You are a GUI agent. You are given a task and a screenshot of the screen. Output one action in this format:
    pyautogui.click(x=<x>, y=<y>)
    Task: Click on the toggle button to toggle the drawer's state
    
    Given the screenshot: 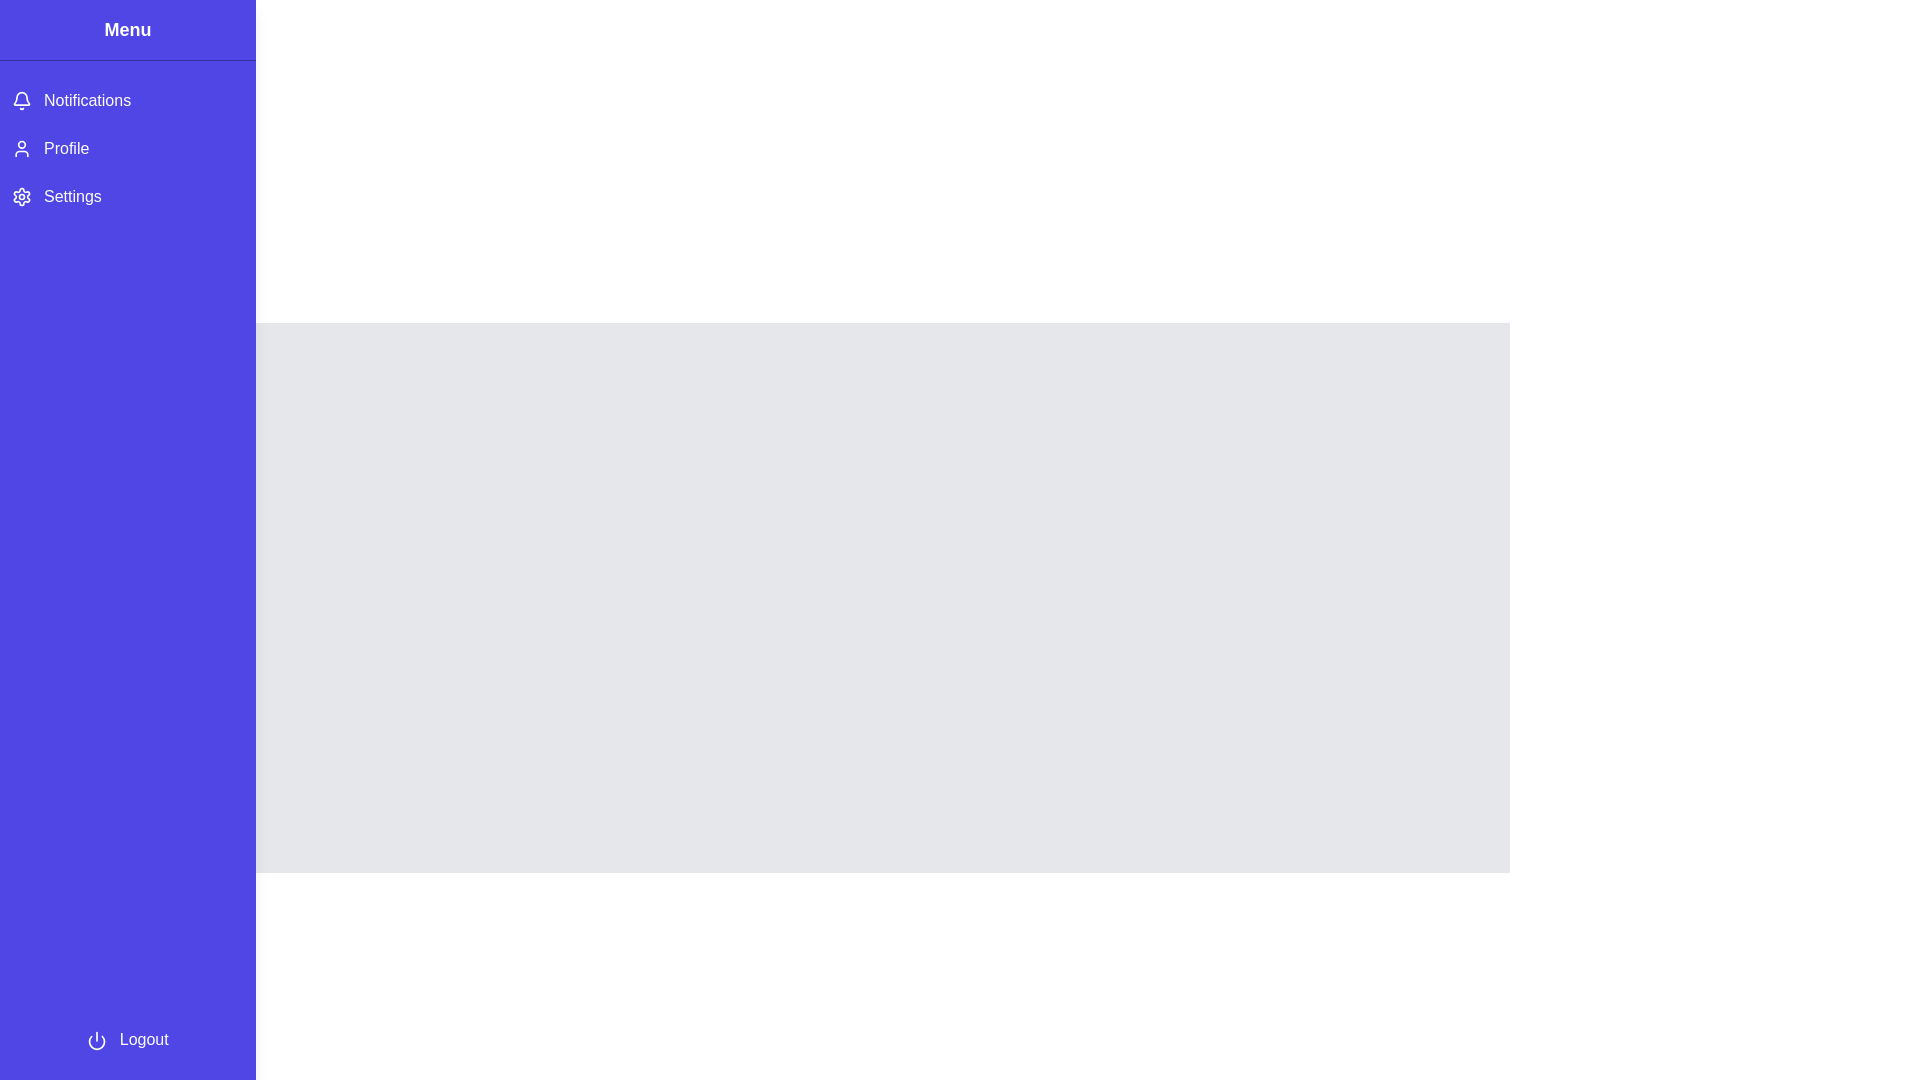 What is the action you would take?
    pyautogui.click(x=29, y=39)
    